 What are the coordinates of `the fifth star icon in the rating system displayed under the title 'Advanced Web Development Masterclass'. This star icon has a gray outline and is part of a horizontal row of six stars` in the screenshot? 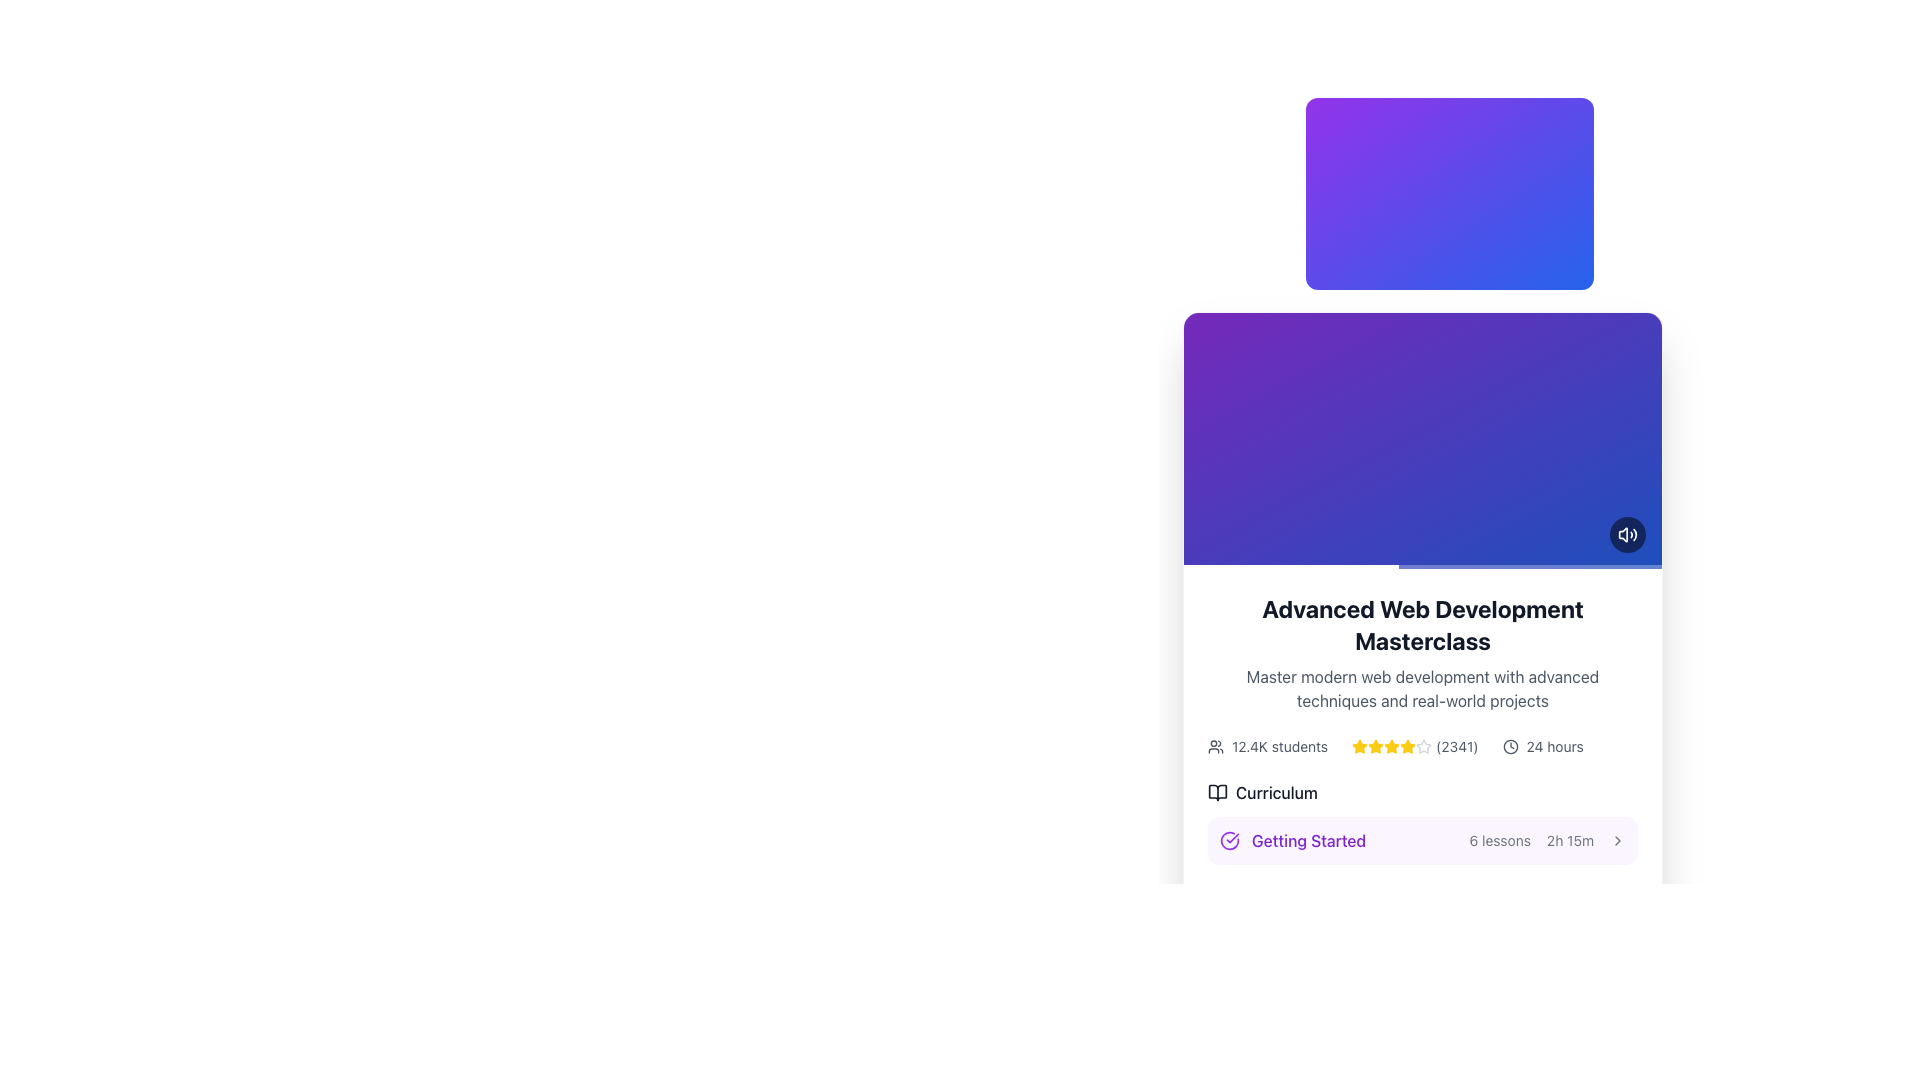 It's located at (1423, 747).